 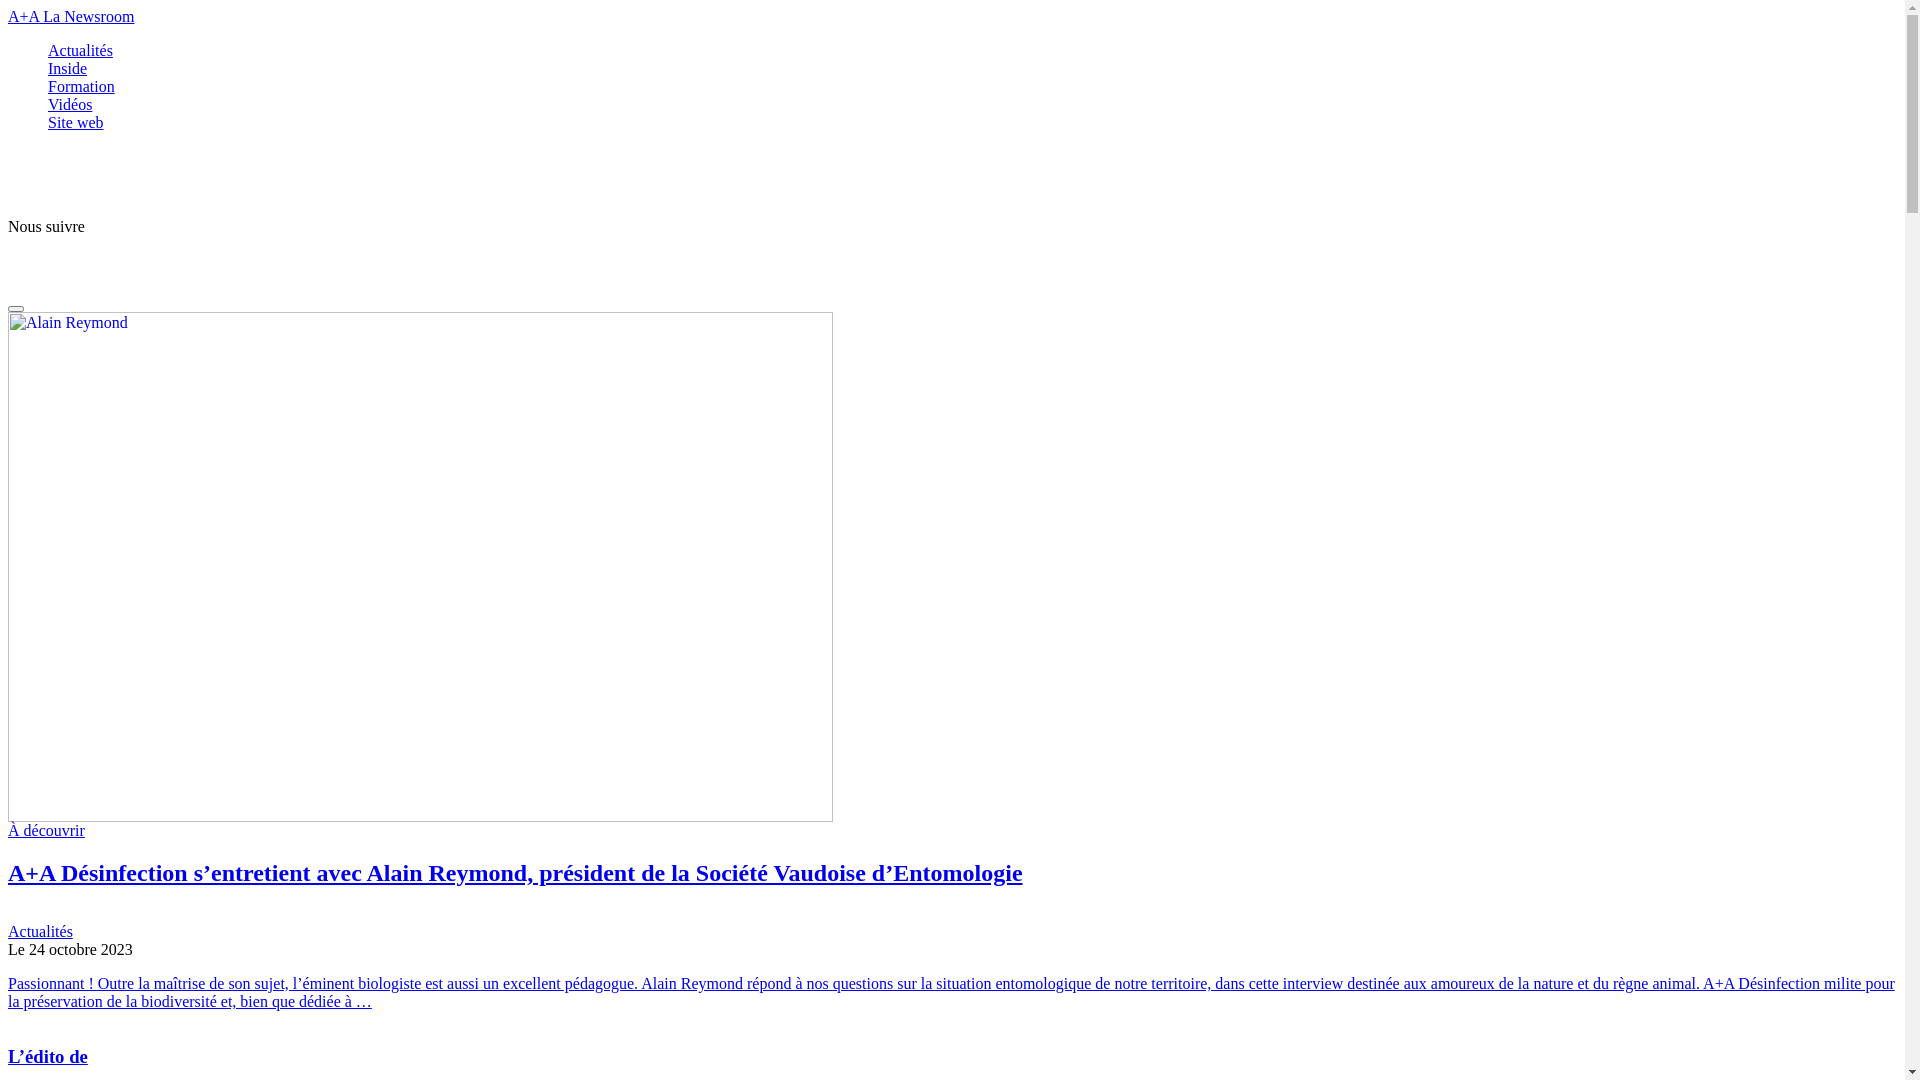 I want to click on 'A+A La Newsroom', so click(x=8, y=16).